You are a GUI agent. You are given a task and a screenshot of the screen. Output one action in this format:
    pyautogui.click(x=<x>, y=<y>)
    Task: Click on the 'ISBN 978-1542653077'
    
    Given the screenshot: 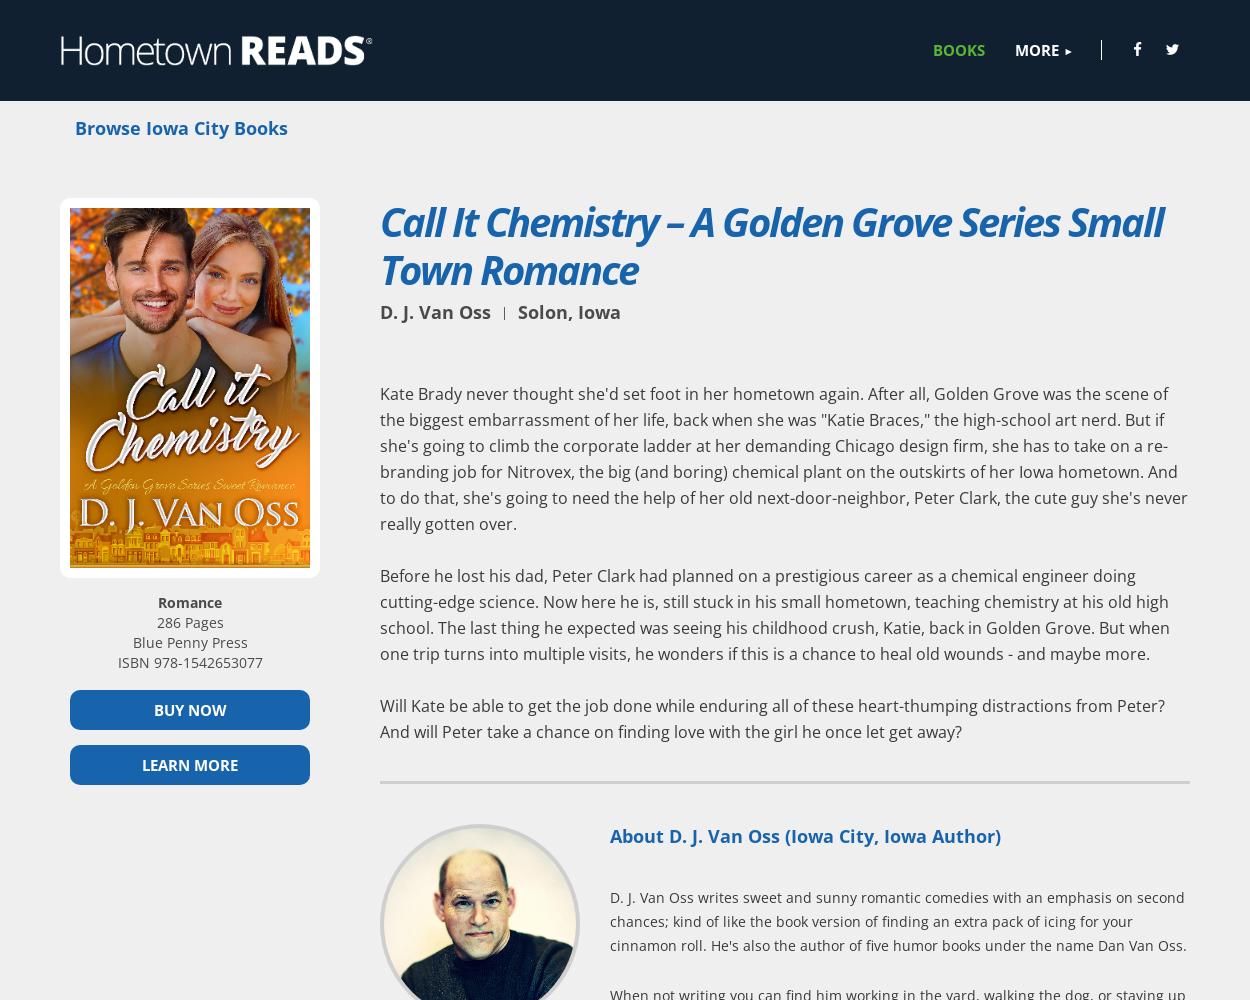 What is the action you would take?
    pyautogui.click(x=188, y=661)
    